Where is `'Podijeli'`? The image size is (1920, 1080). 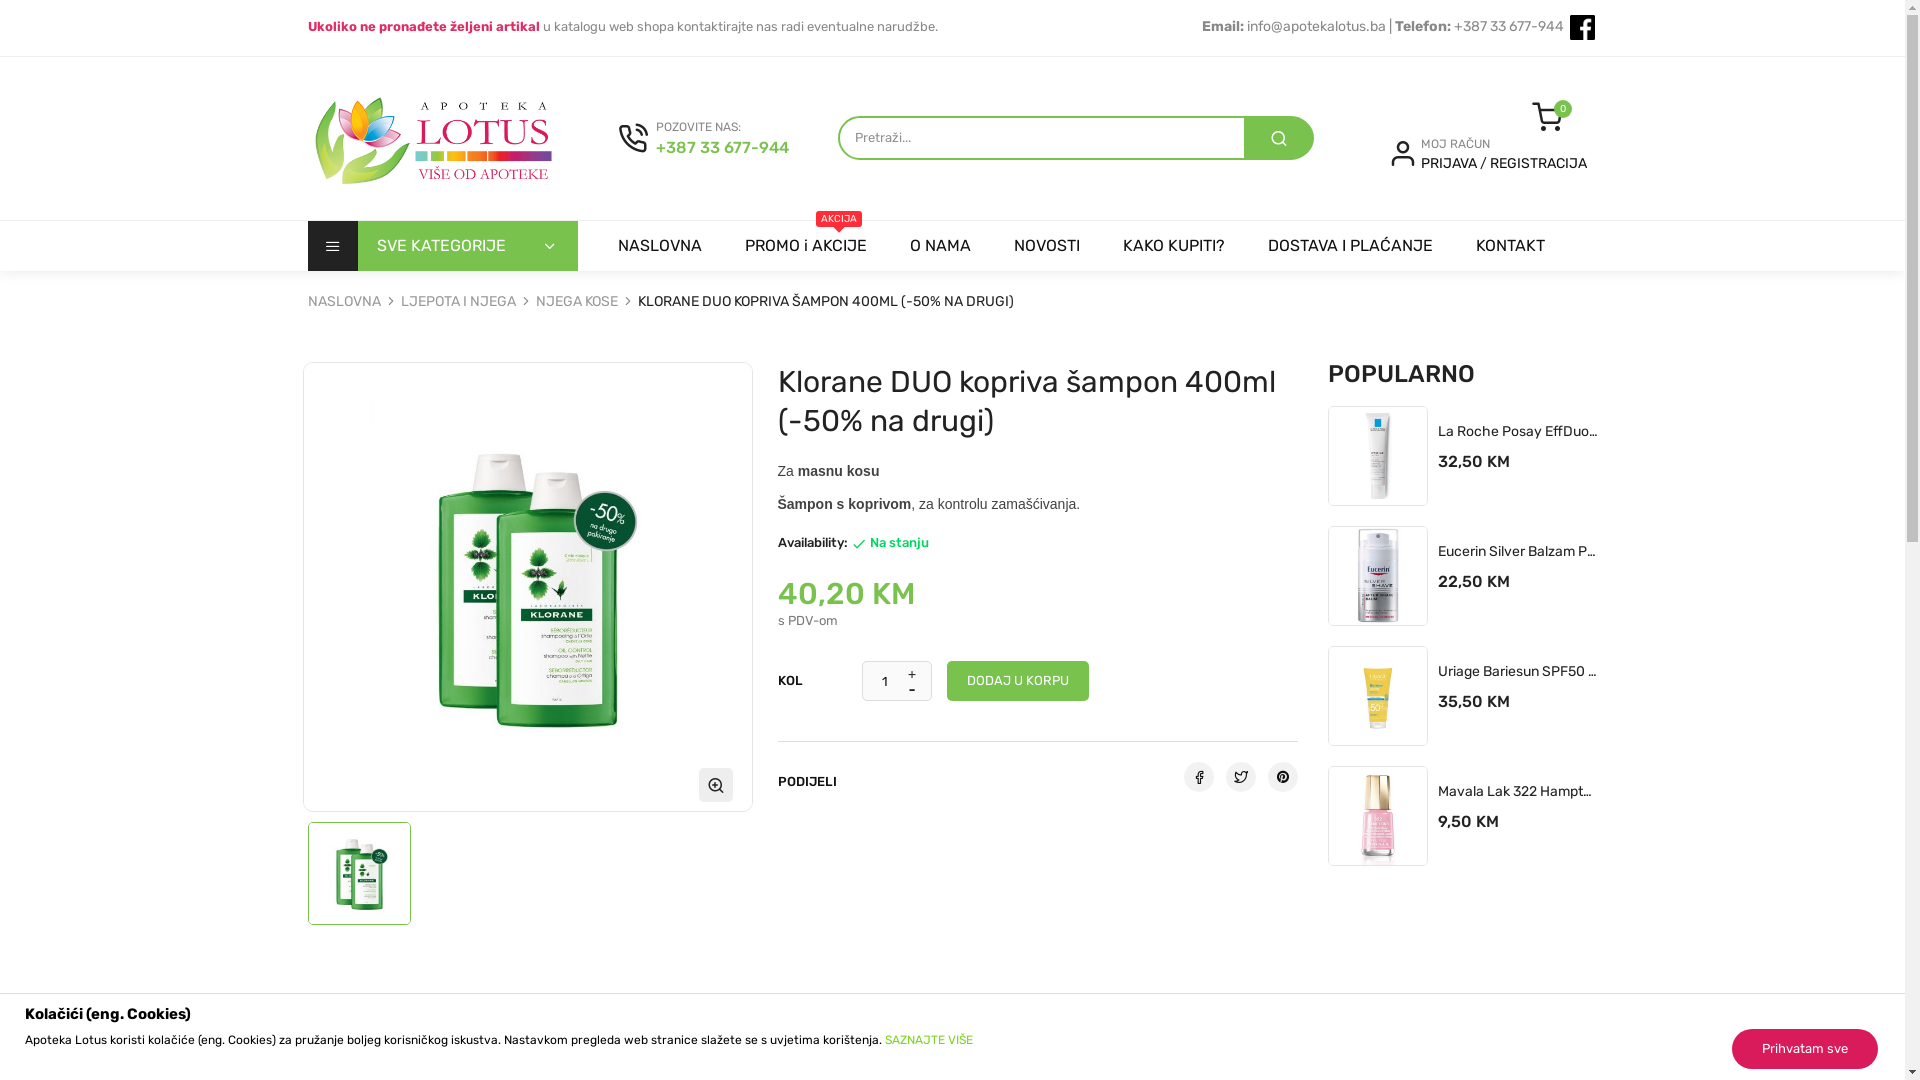 'Podijeli' is located at coordinates (1199, 775).